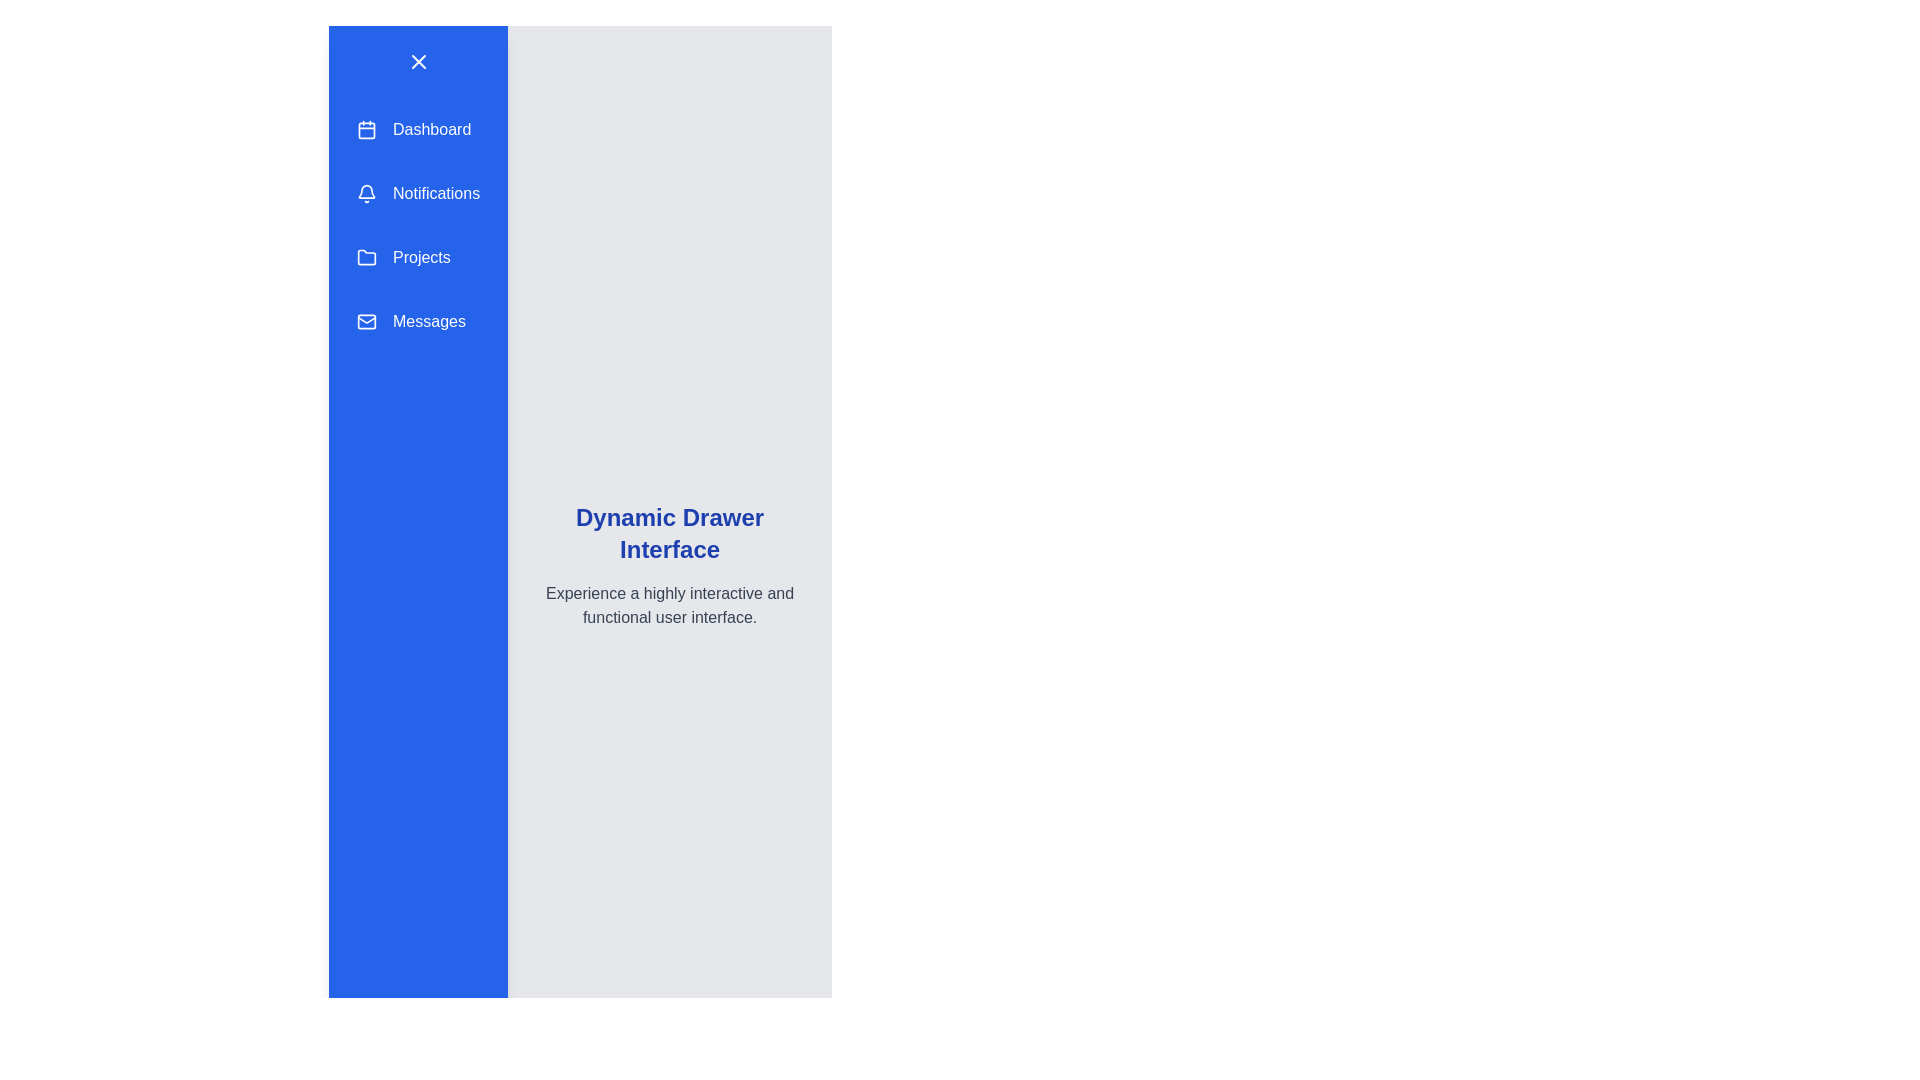 This screenshot has height=1080, width=1920. Describe the element at coordinates (417, 320) in the screenshot. I see `the menu item Messages to navigate to the respective section` at that location.